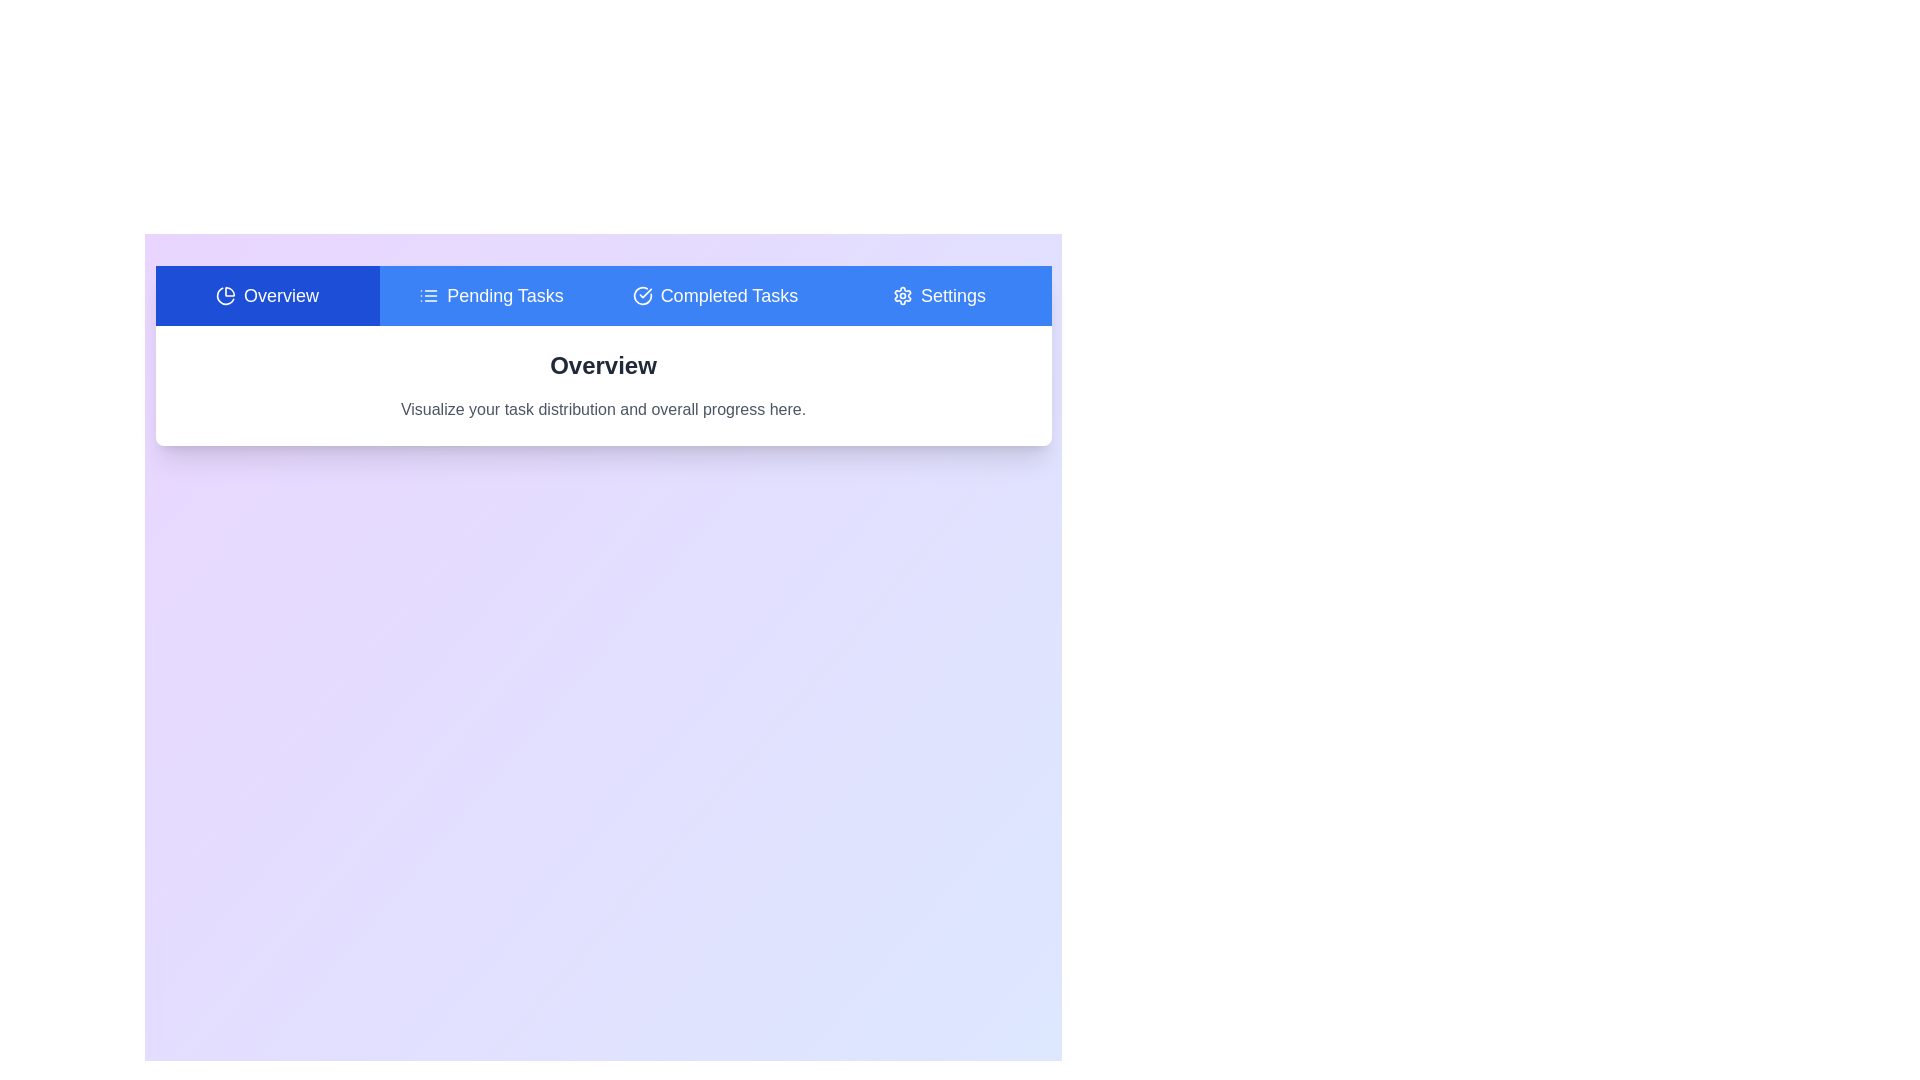 Image resolution: width=1920 pixels, height=1080 pixels. Describe the element at coordinates (266, 296) in the screenshot. I see `the tab labeled Overview to observe its hover effect` at that location.